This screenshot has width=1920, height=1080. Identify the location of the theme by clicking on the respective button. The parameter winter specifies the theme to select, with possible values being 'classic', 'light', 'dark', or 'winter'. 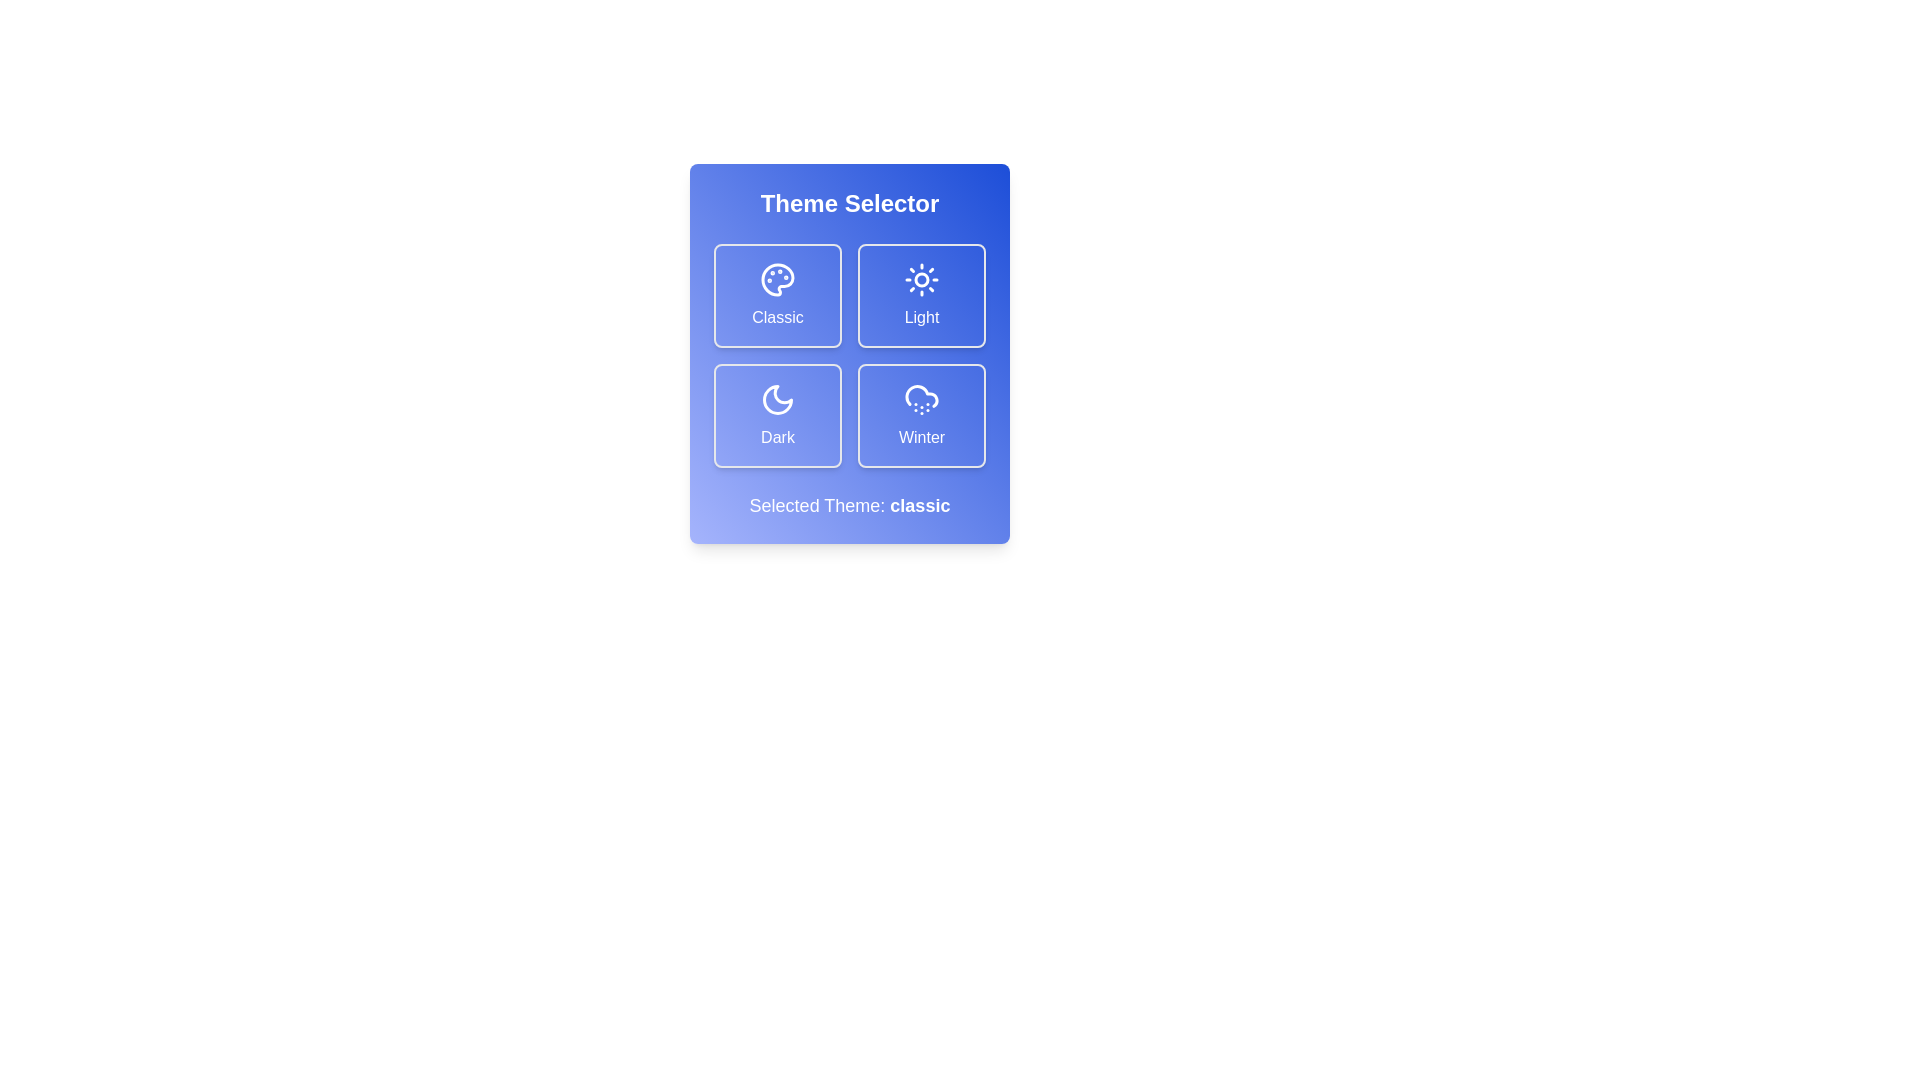
(920, 415).